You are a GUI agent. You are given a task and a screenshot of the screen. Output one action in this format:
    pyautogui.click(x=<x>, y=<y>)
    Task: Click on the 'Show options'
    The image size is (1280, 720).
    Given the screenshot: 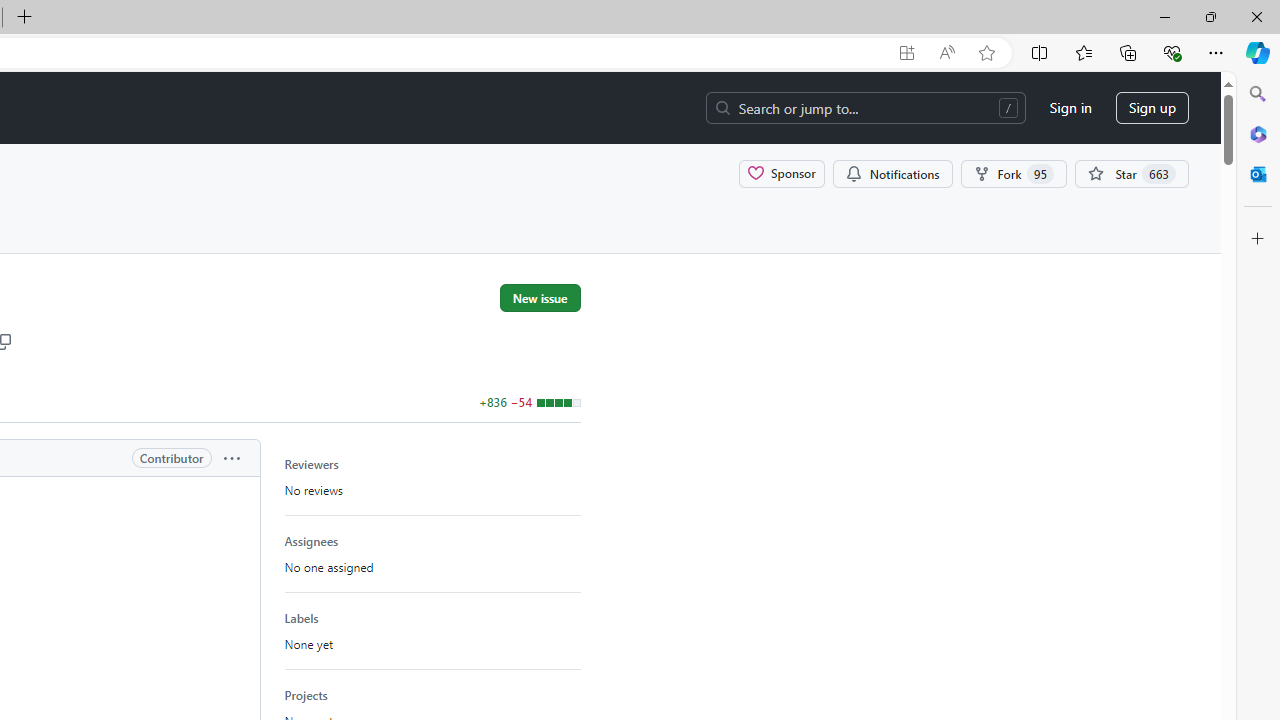 What is the action you would take?
    pyautogui.click(x=231, y=457)
    